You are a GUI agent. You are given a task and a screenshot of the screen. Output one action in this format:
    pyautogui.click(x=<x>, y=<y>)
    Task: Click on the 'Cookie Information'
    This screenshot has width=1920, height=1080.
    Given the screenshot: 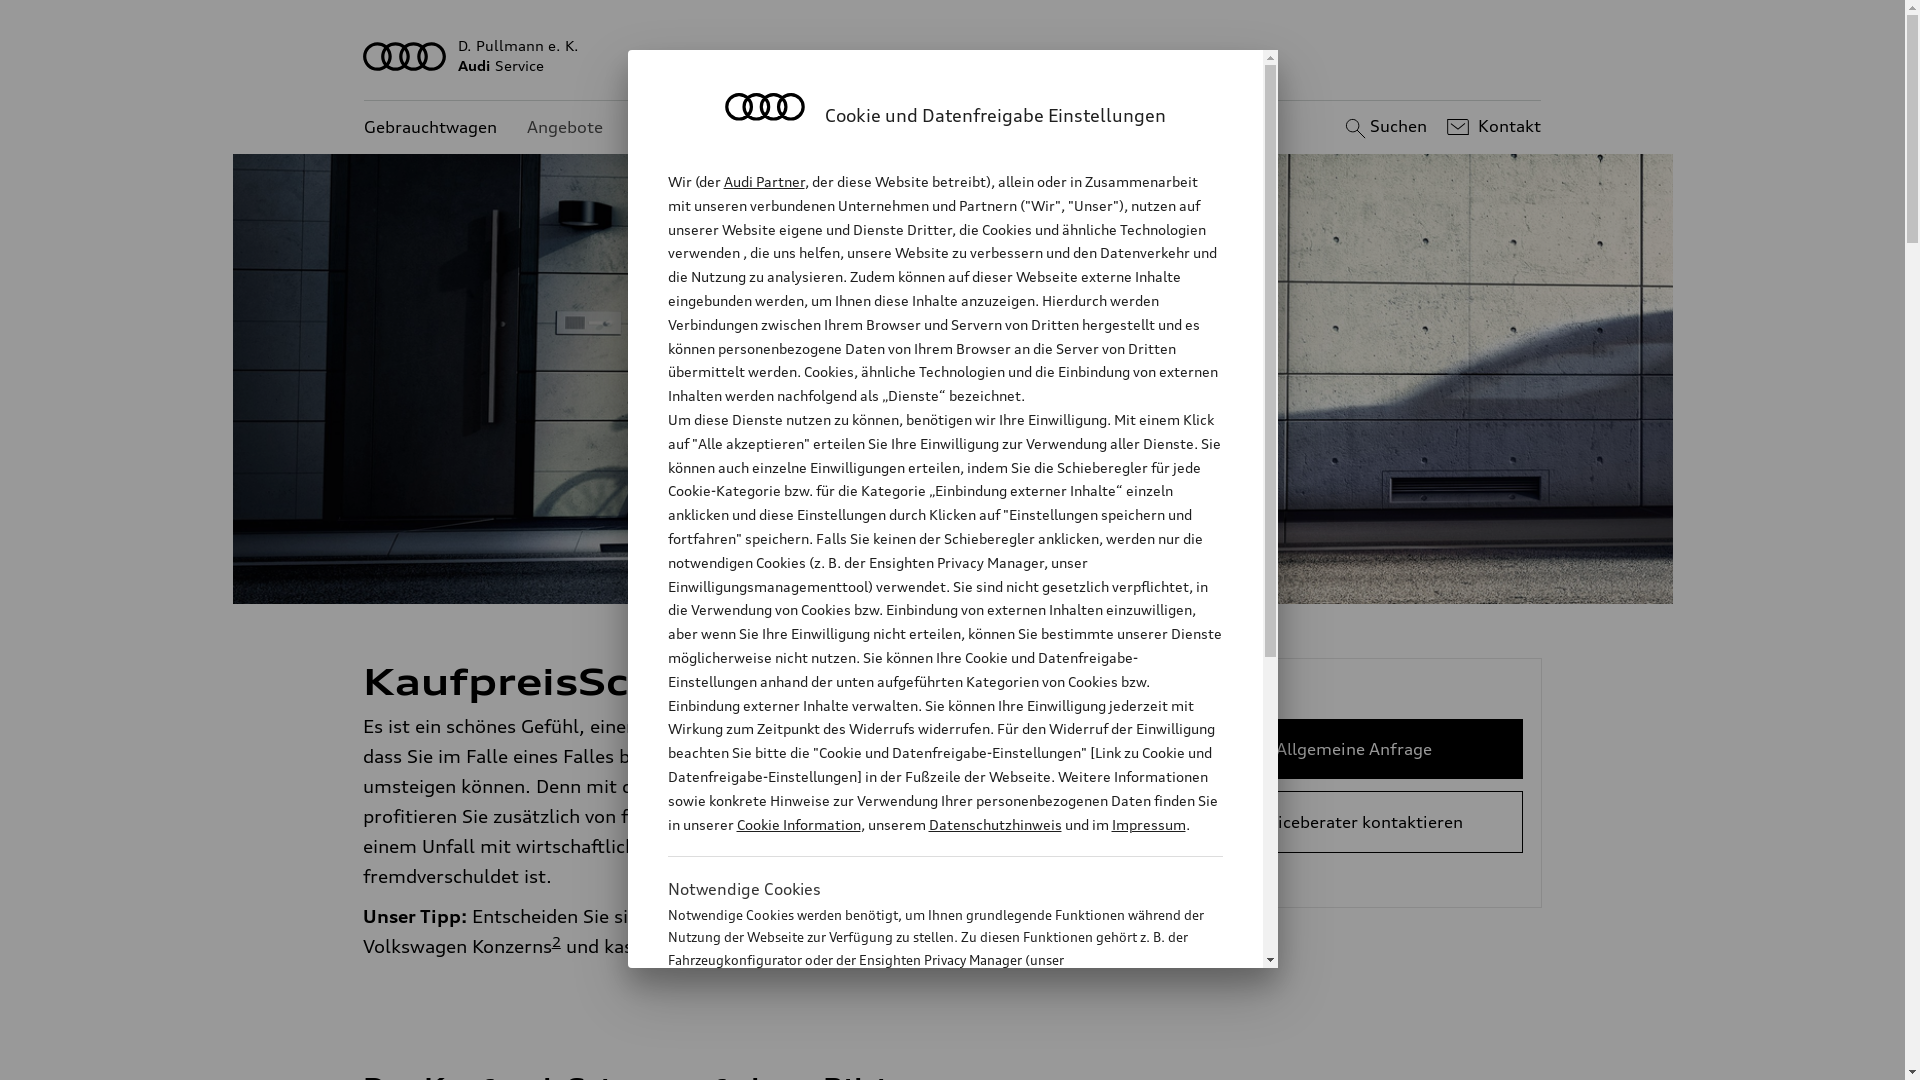 What is the action you would take?
    pyautogui.click(x=796, y=824)
    